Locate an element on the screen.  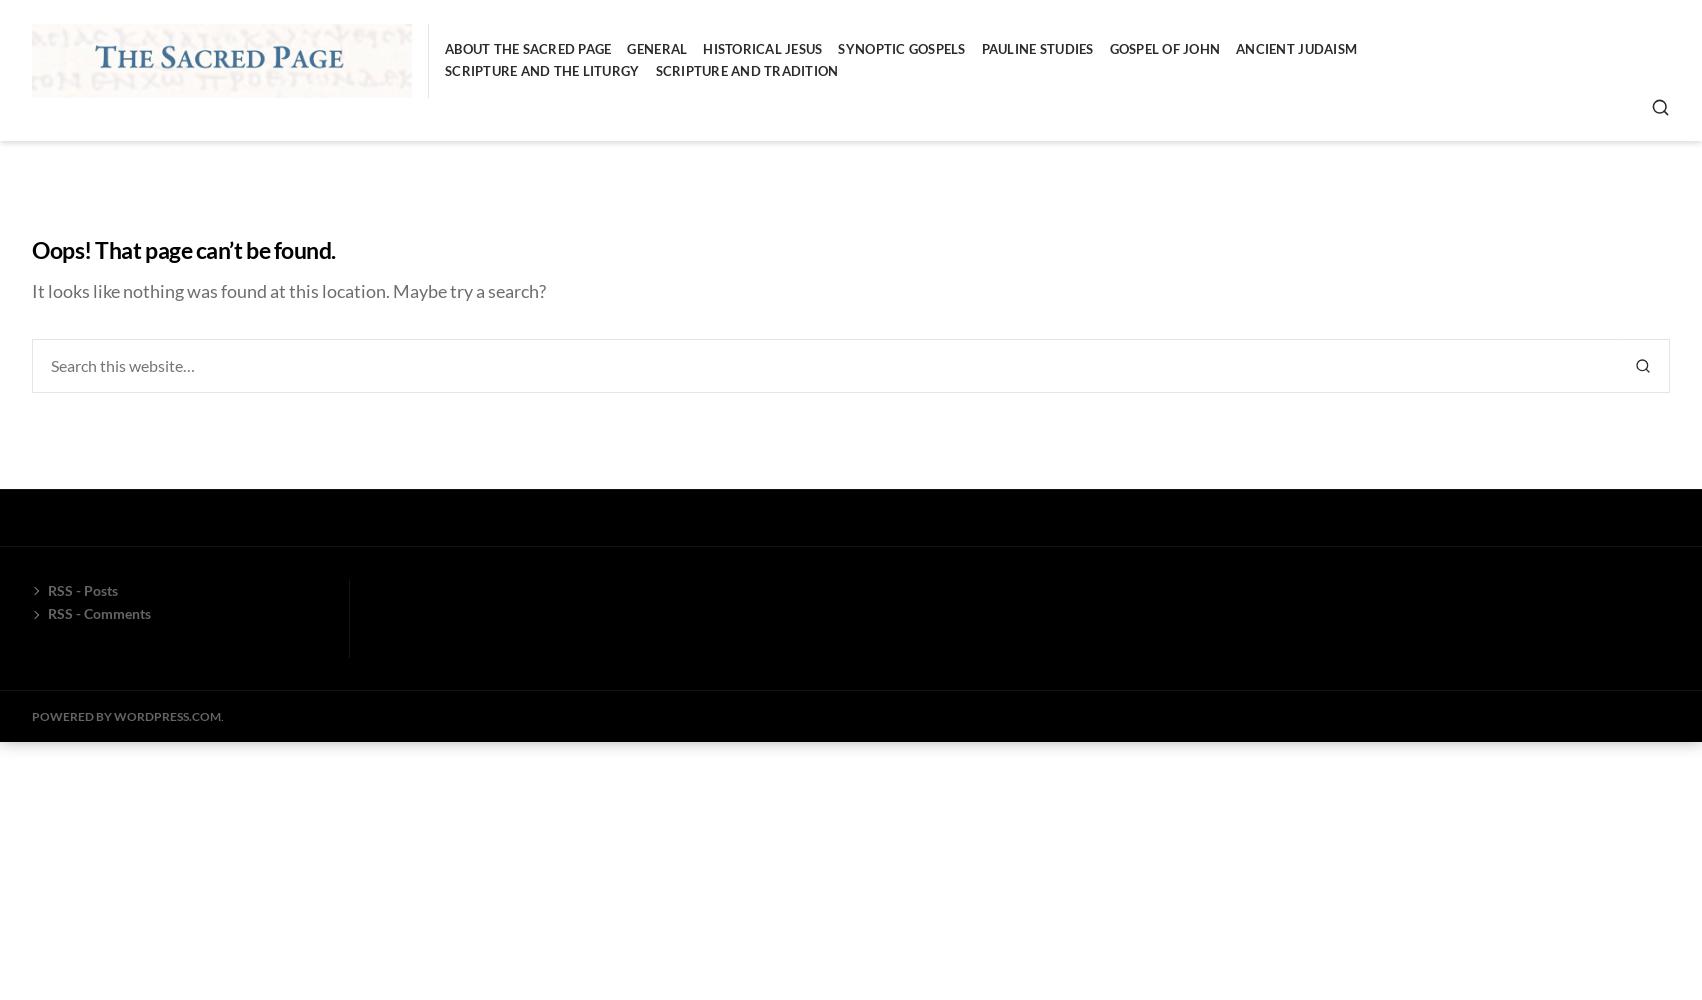
'It looks like nothing was found at this location. Maybe try a search?' is located at coordinates (288, 291).